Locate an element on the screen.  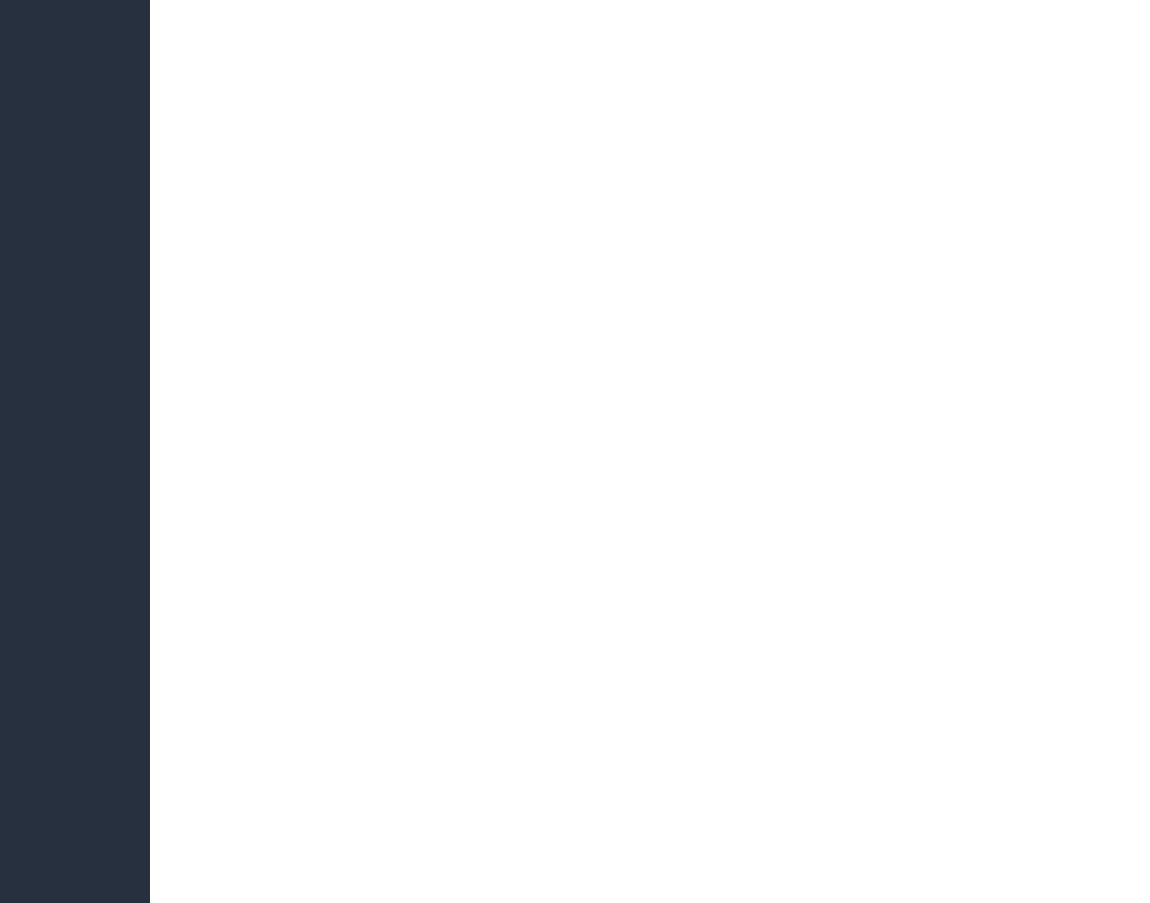
'10. Mar 2015, 18:26' is located at coordinates (396, 12).